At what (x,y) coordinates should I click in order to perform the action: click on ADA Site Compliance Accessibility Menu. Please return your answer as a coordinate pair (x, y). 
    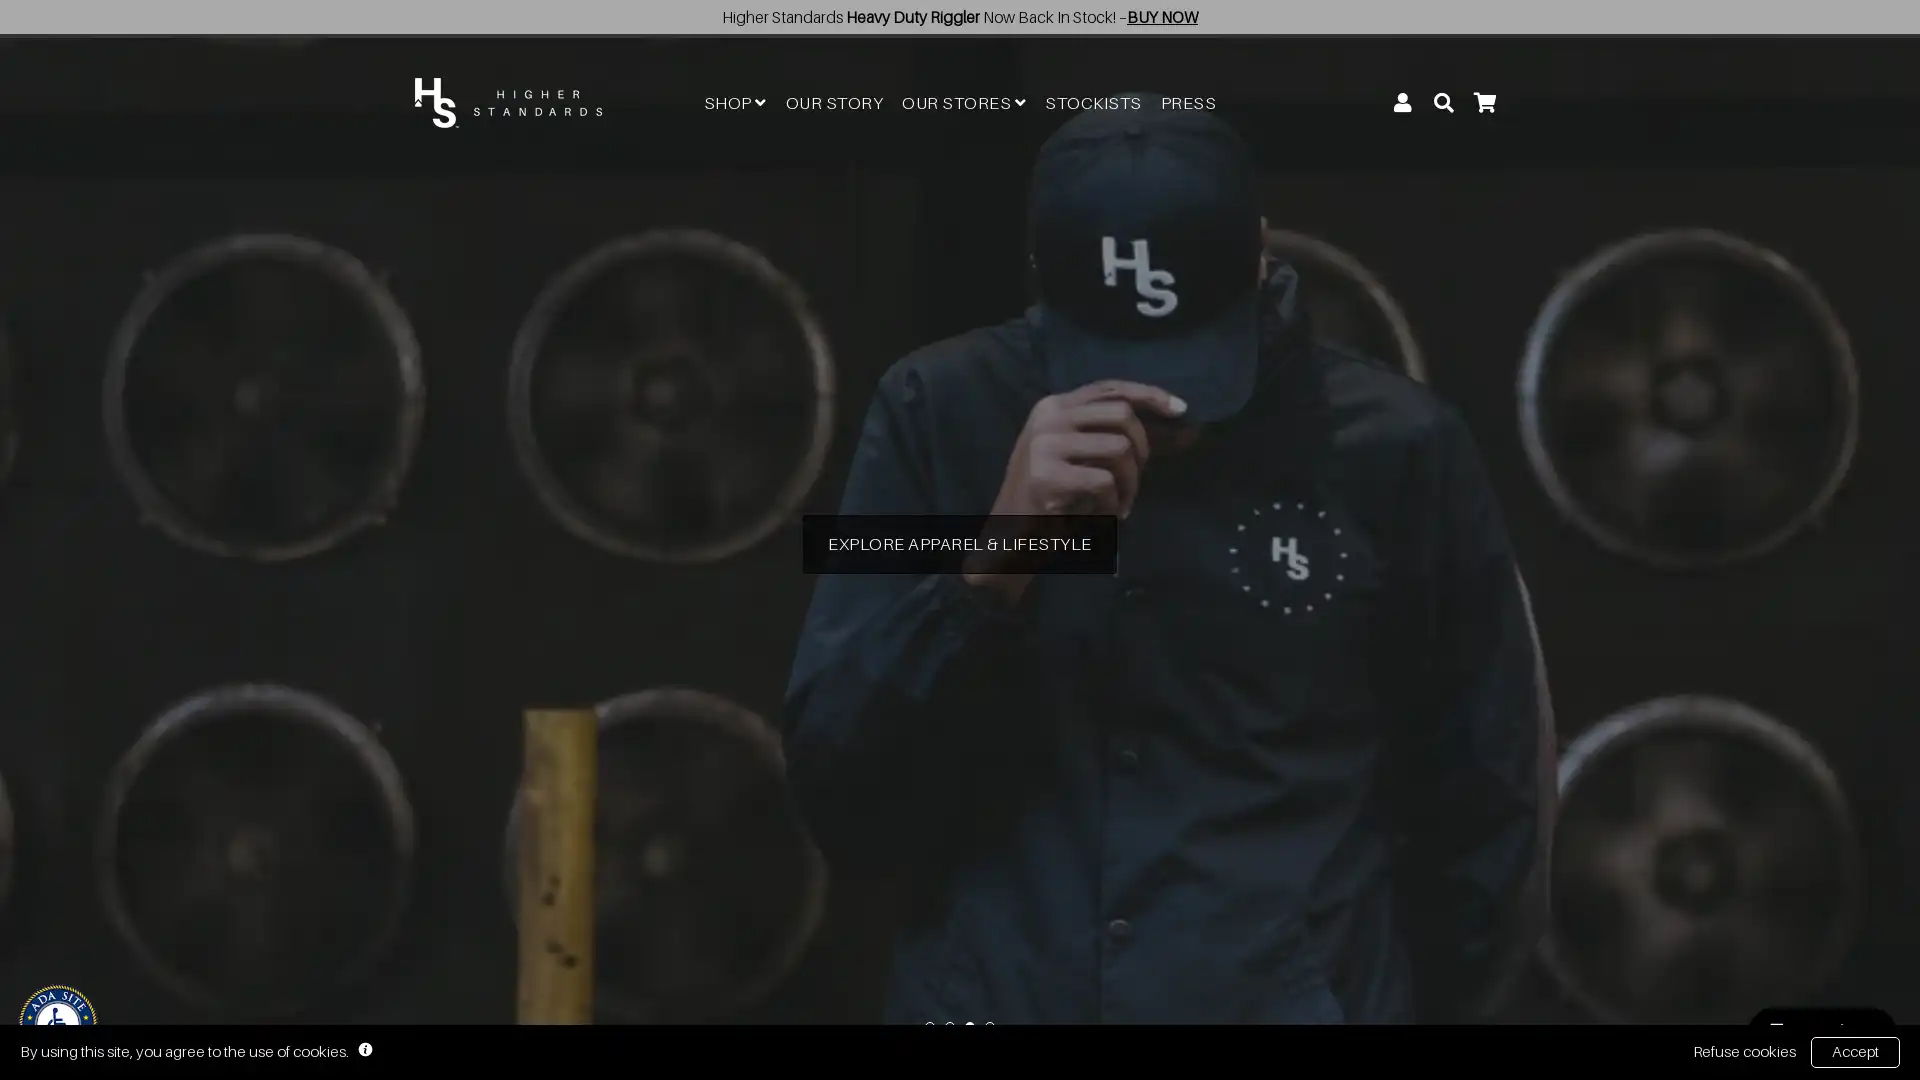
    Looking at the image, I should click on (57, 1023).